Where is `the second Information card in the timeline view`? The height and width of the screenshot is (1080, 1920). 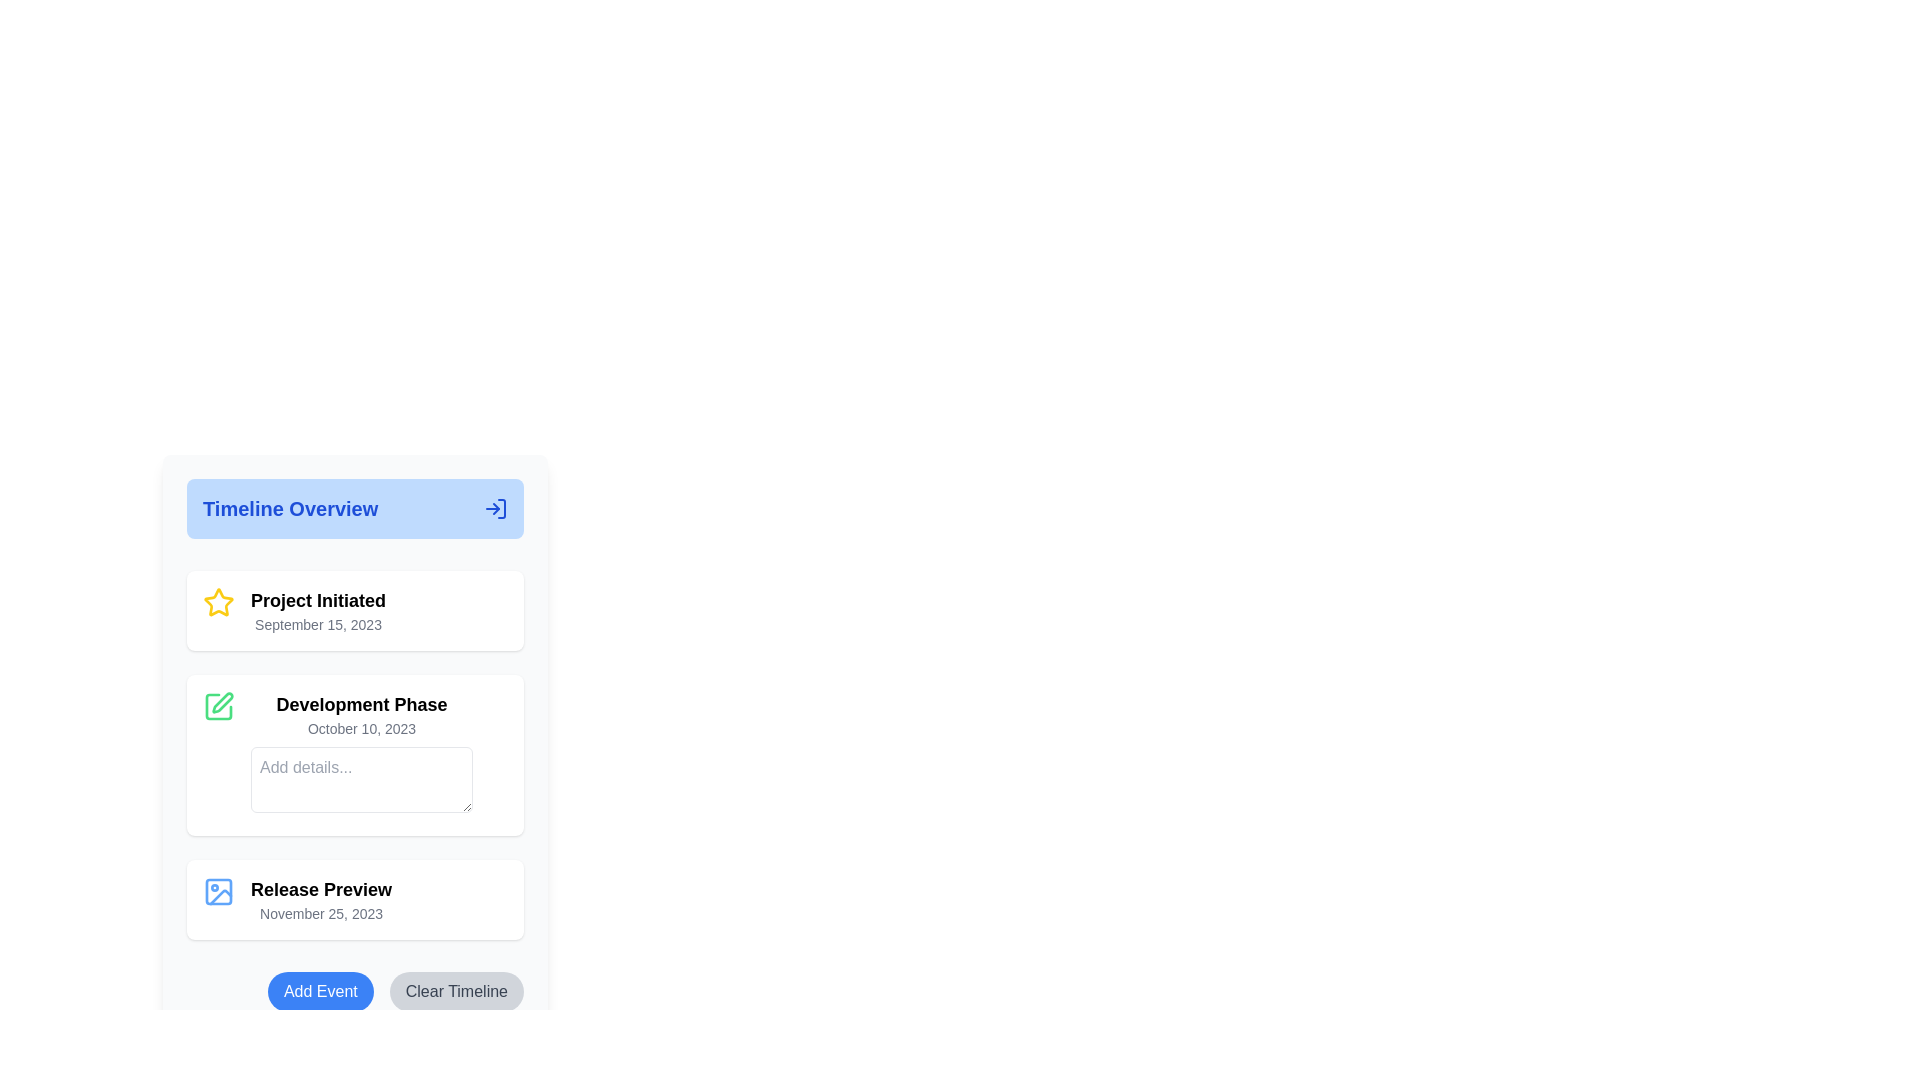
the second Information card in the timeline view is located at coordinates (355, 755).